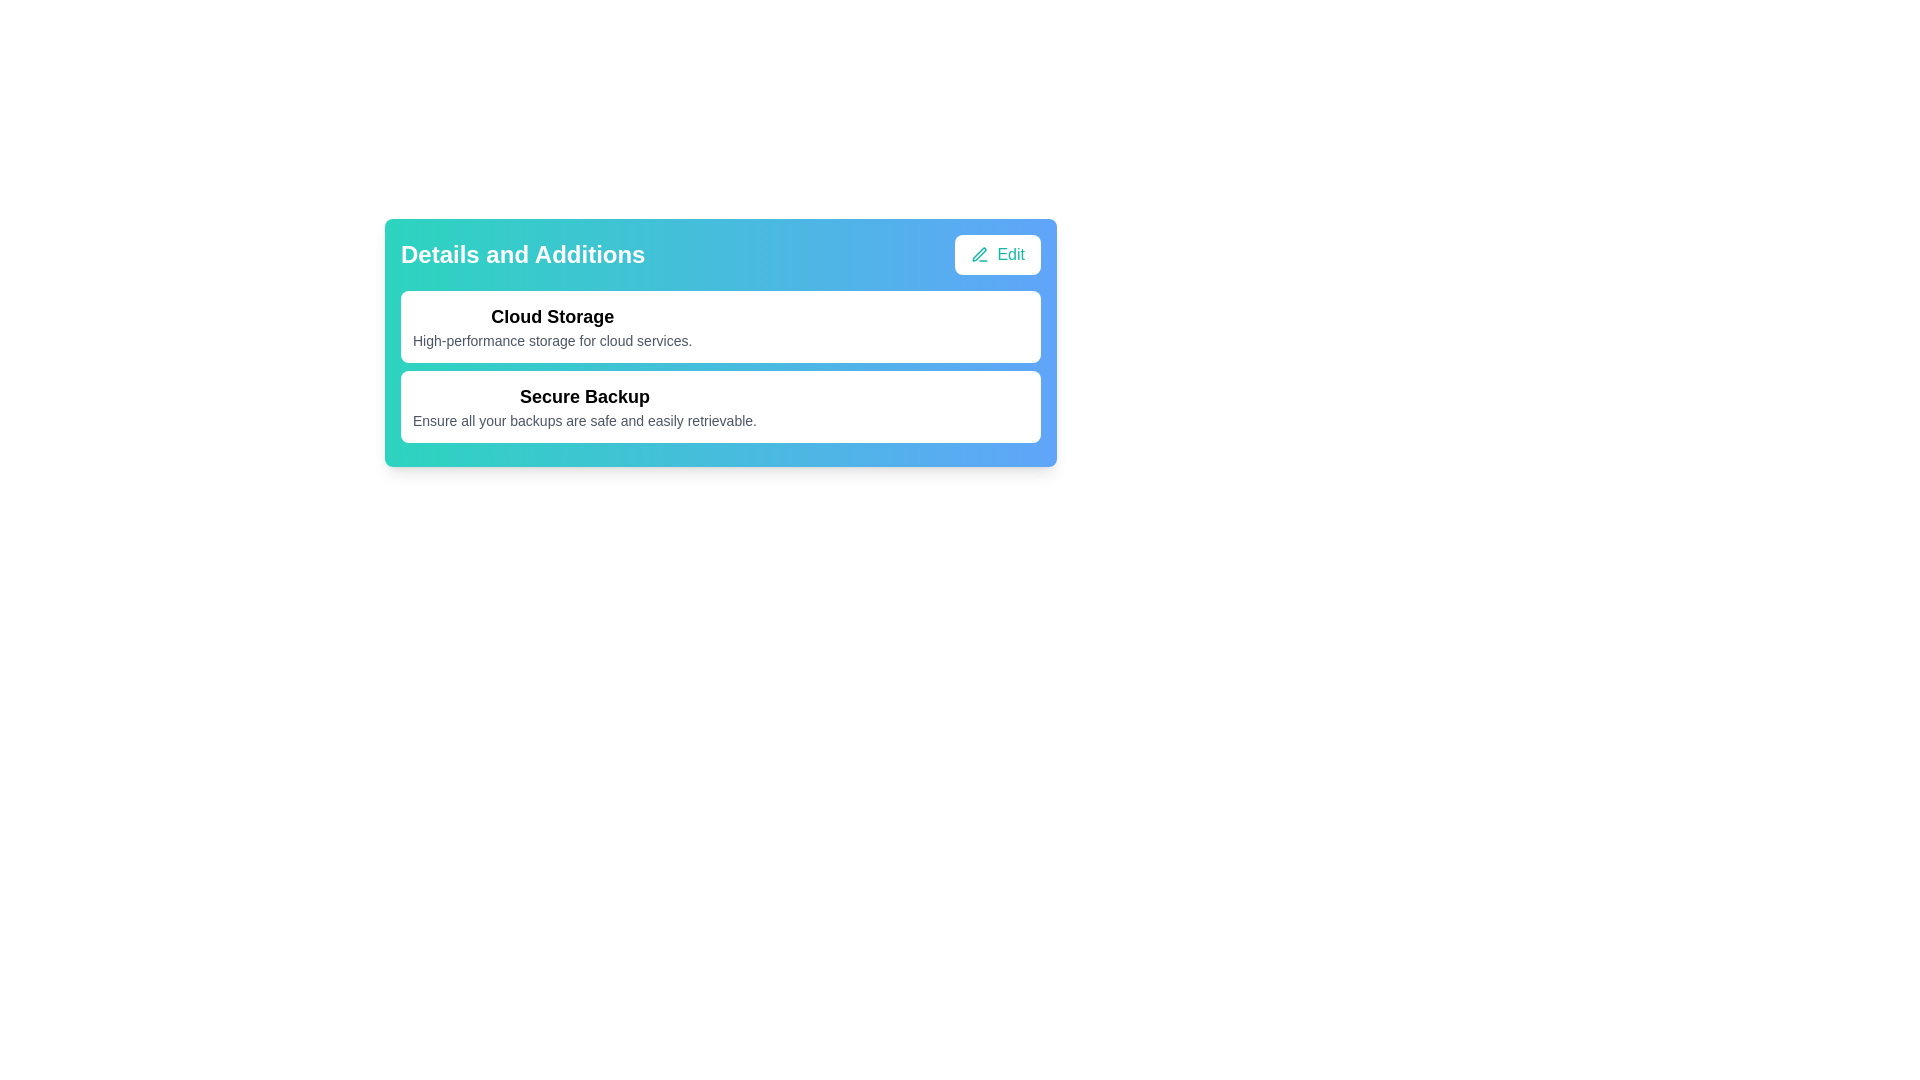  Describe the element at coordinates (552, 315) in the screenshot. I see `the 'Cloud Storage' text label` at that location.